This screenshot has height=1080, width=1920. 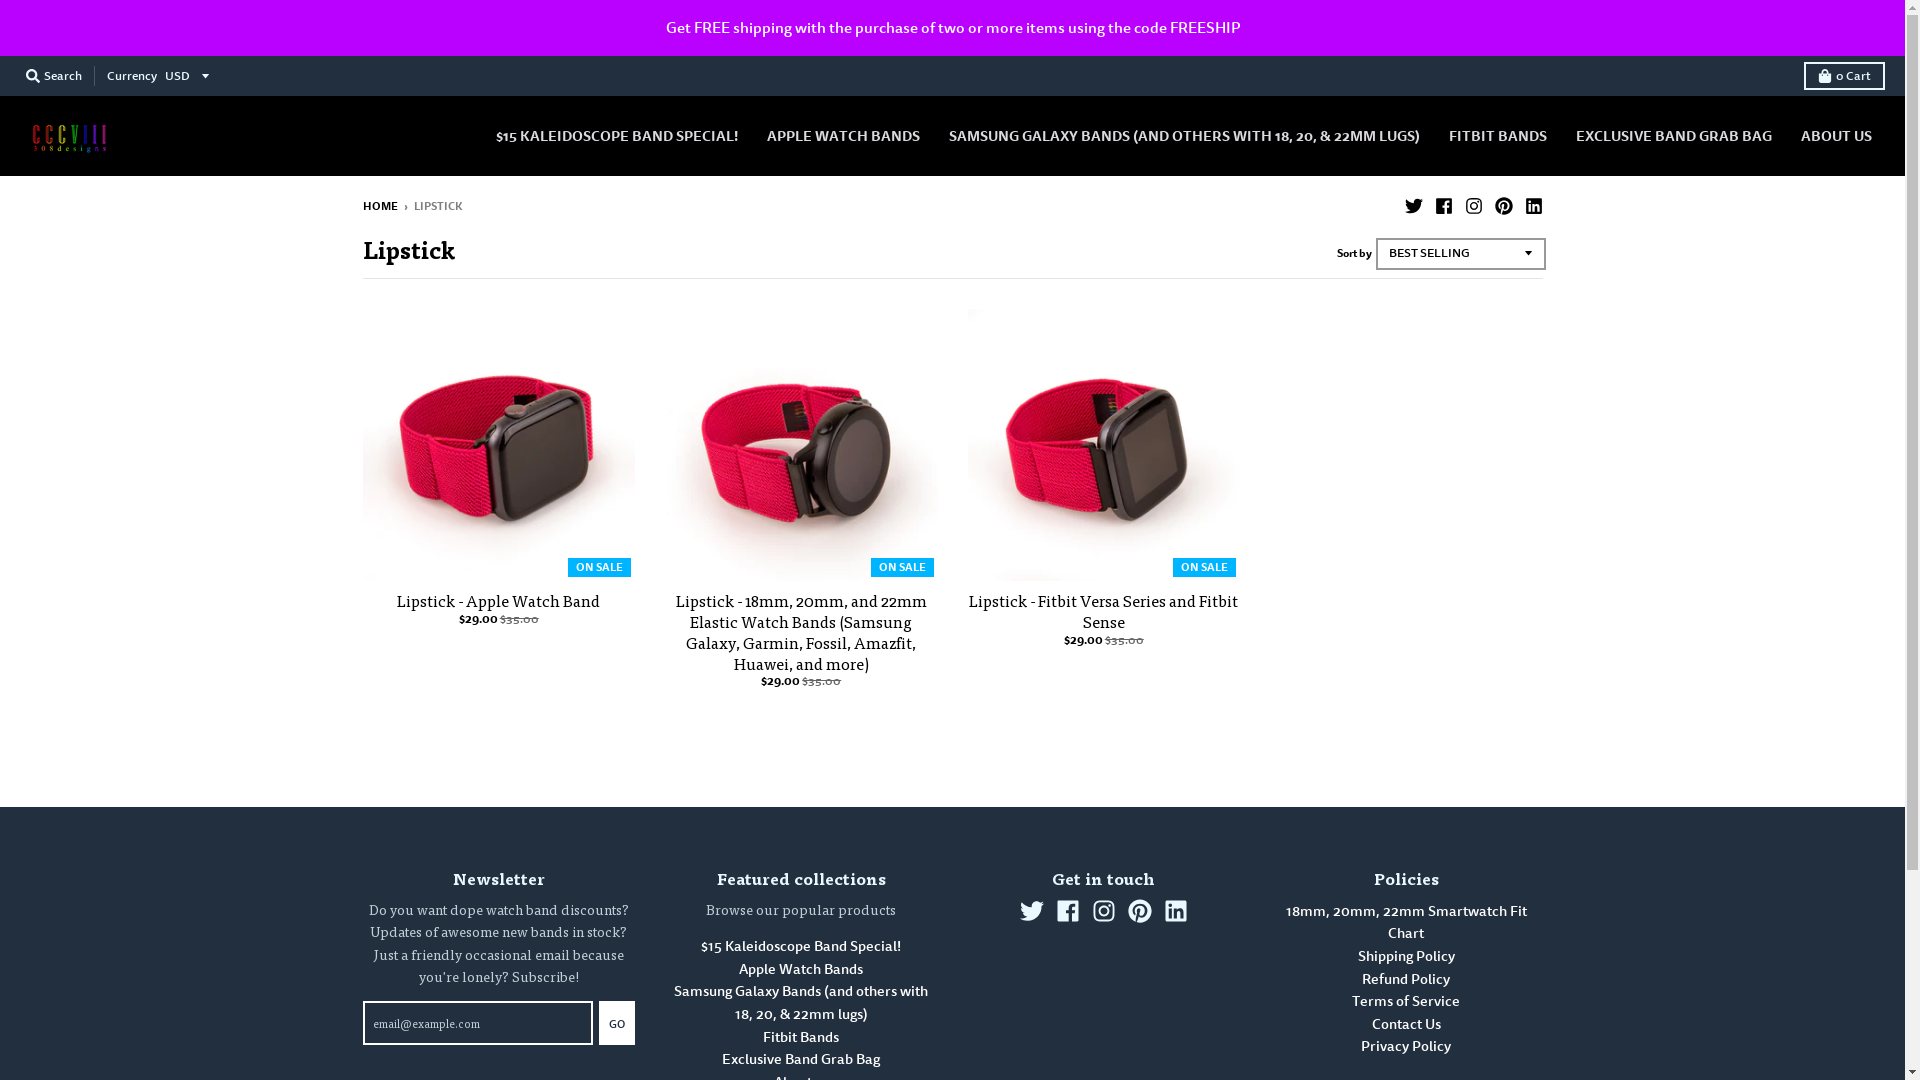 I want to click on 'Lipstick - Fitbit Versa Series and Fitbit Sense', so click(x=1102, y=609).